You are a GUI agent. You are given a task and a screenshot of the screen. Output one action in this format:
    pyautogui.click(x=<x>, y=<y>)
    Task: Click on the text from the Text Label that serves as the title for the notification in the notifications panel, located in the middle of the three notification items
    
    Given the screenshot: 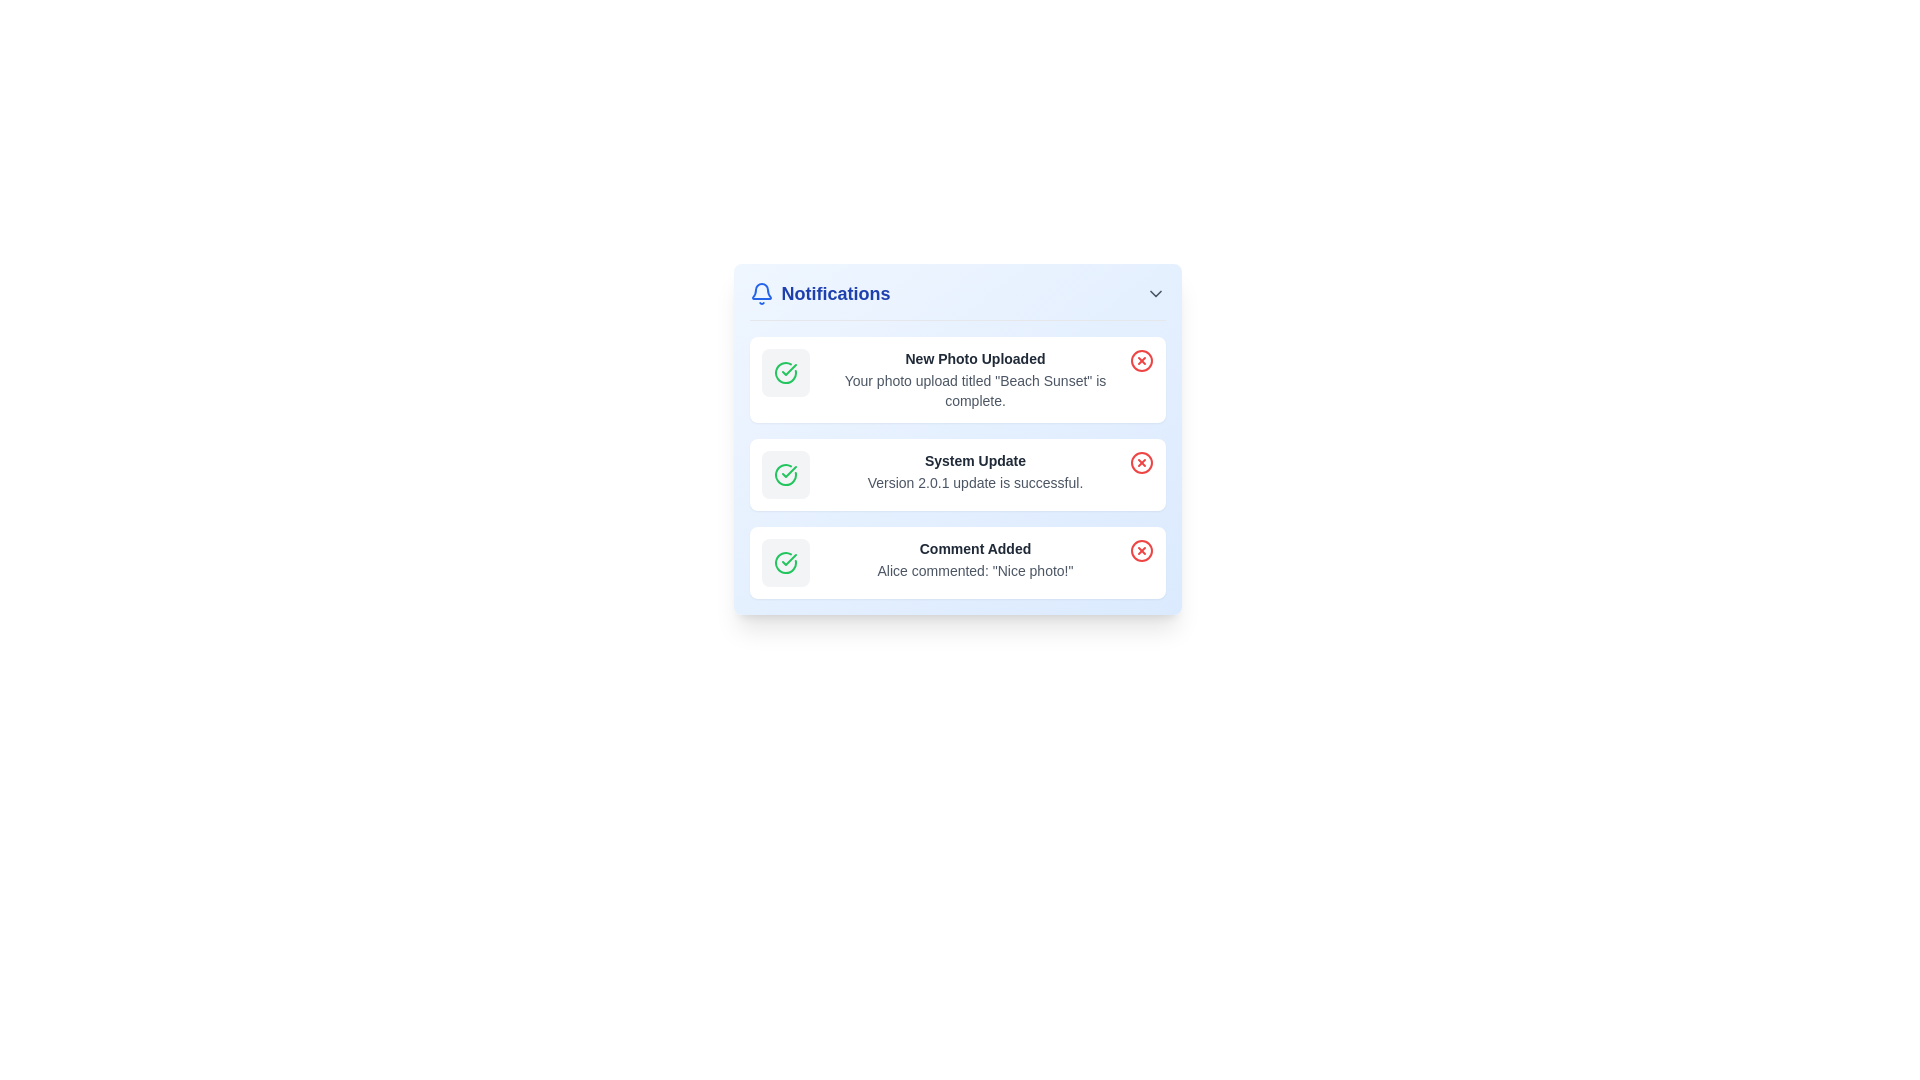 What is the action you would take?
    pyautogui.click(x=975, y=461)
    